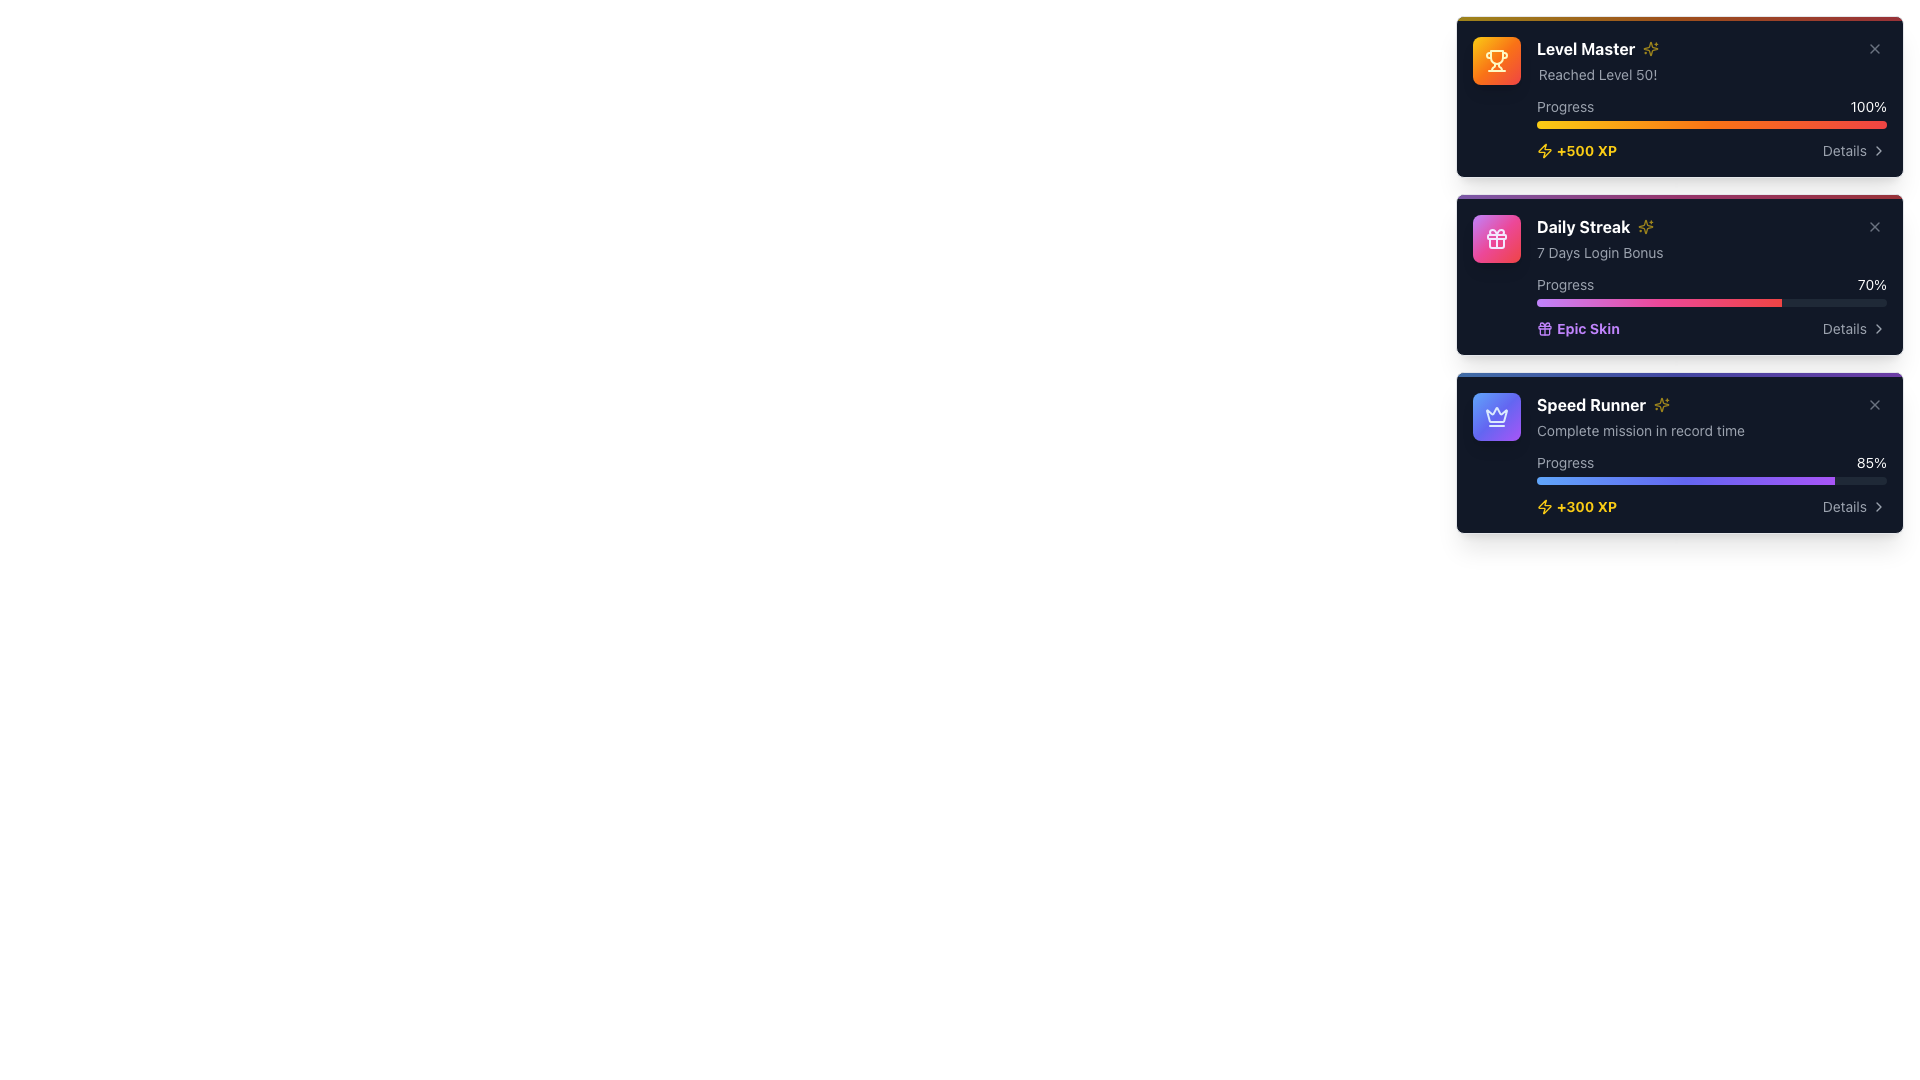 This screenshot has width=1920, height=1080. I want to click on the Decorative Rectangle in the gift icon located at the top portion of the icon area, which is part of a grouping of reward badges on the right side of the interface, so click(1497, 235).